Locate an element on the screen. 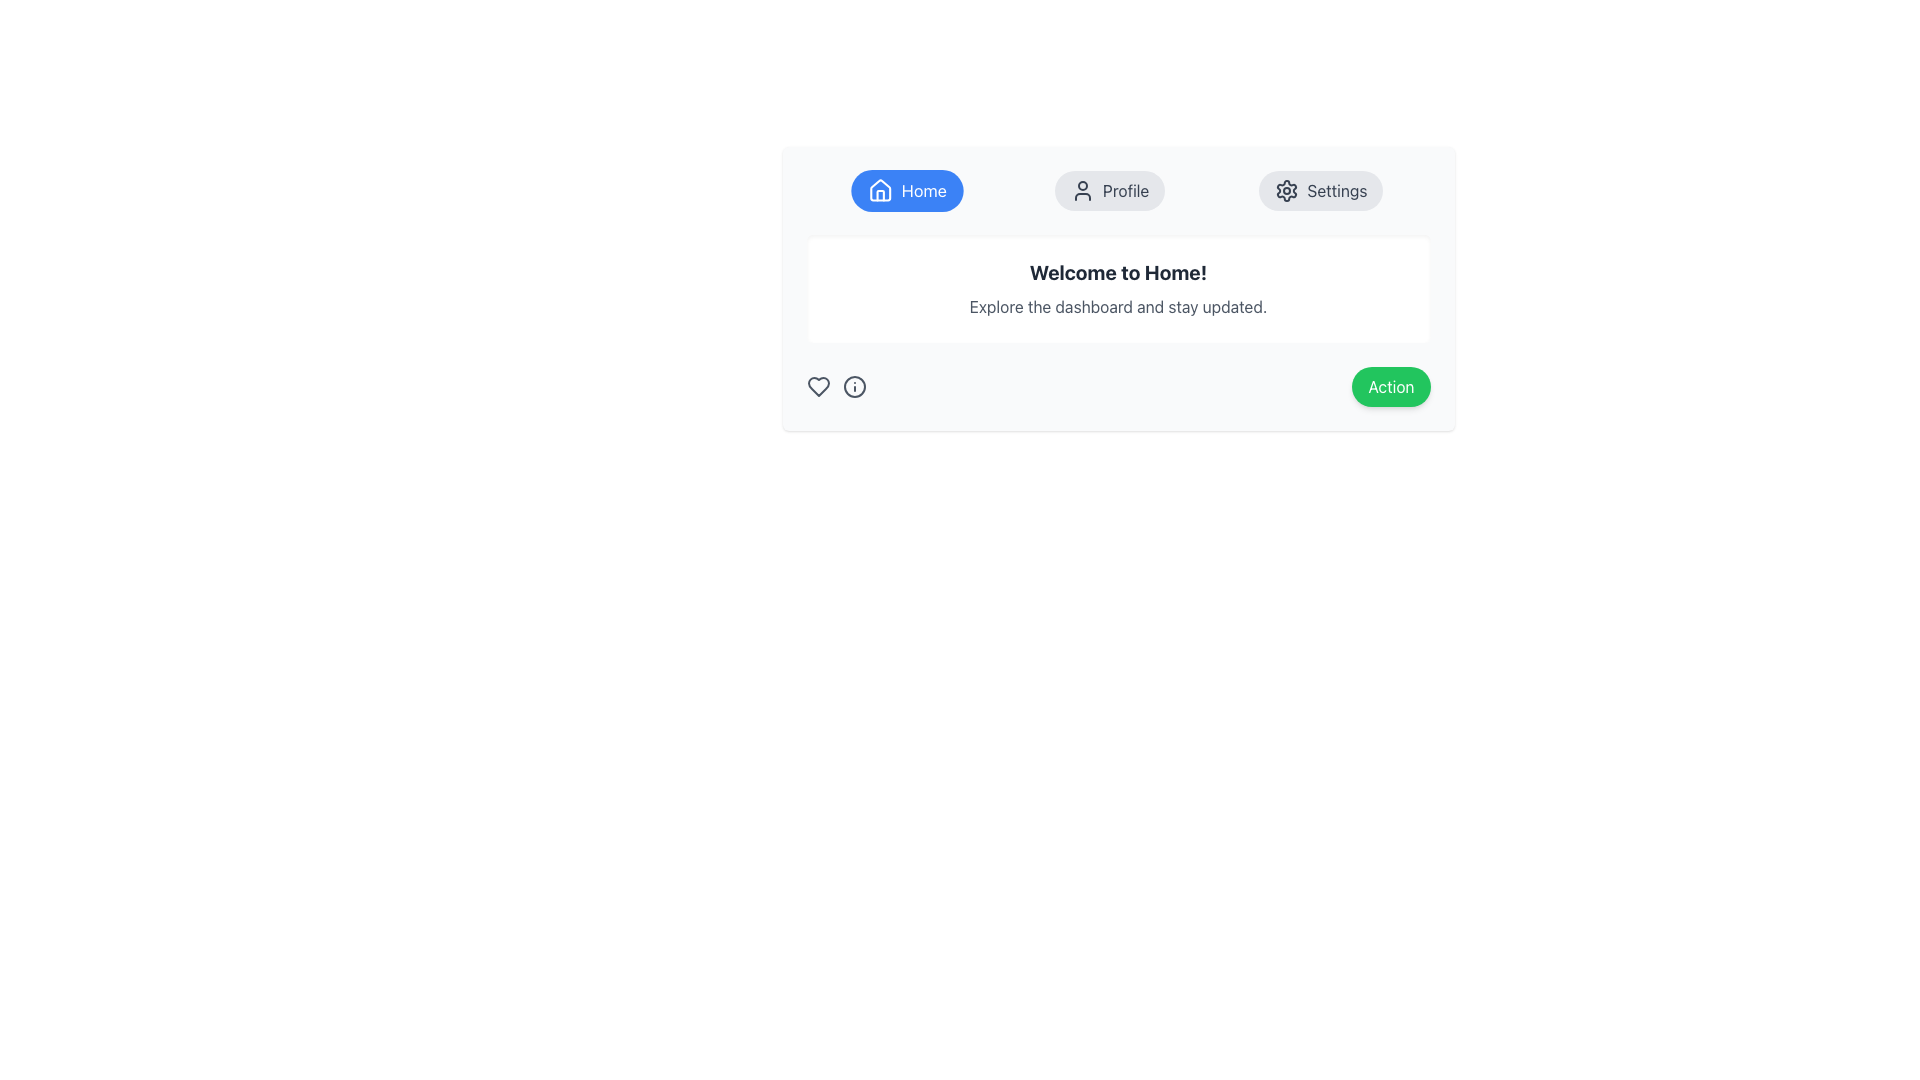  the 'Home' text label, which is styled in white against a blue background and located in the leftmost button of the main navigation bar is located at coordinates (923, 191).